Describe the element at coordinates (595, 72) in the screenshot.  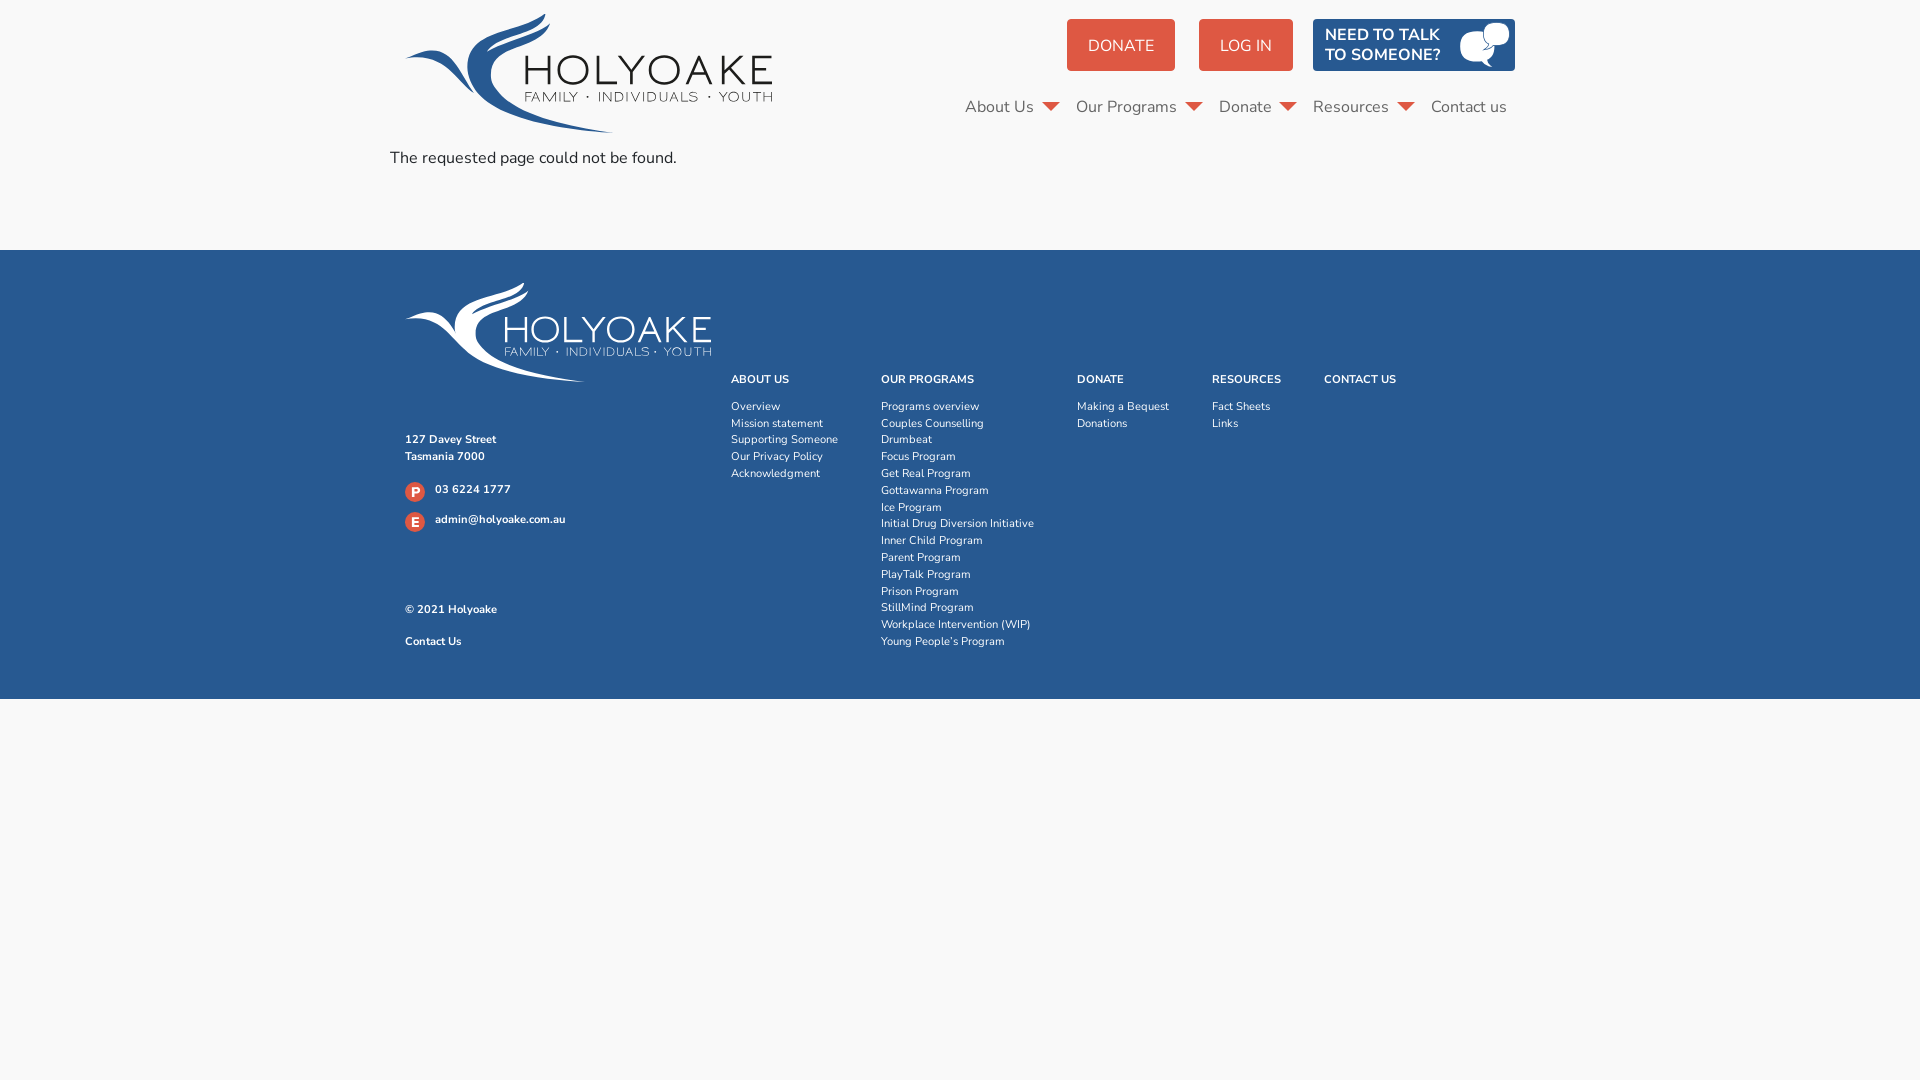
I see `'Home'` at that location.